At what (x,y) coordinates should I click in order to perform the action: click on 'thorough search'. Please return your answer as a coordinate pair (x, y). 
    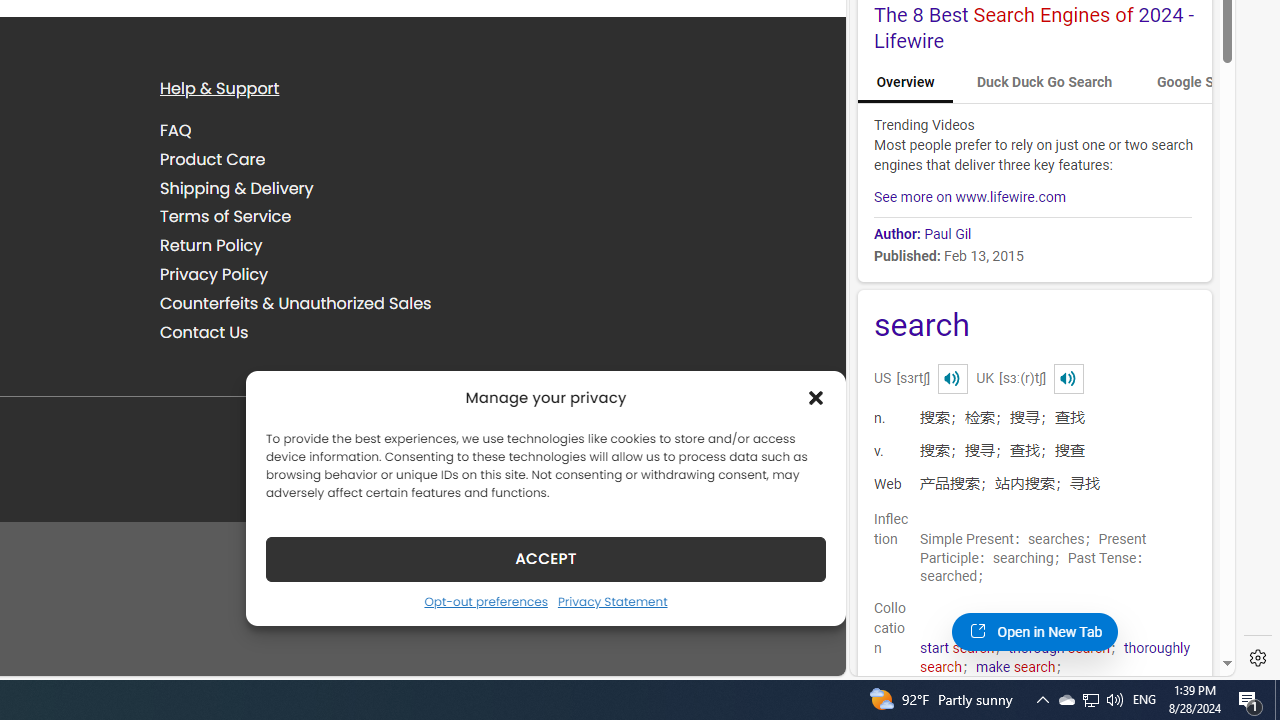
    Looking at the image, I should click on (1058, 648).